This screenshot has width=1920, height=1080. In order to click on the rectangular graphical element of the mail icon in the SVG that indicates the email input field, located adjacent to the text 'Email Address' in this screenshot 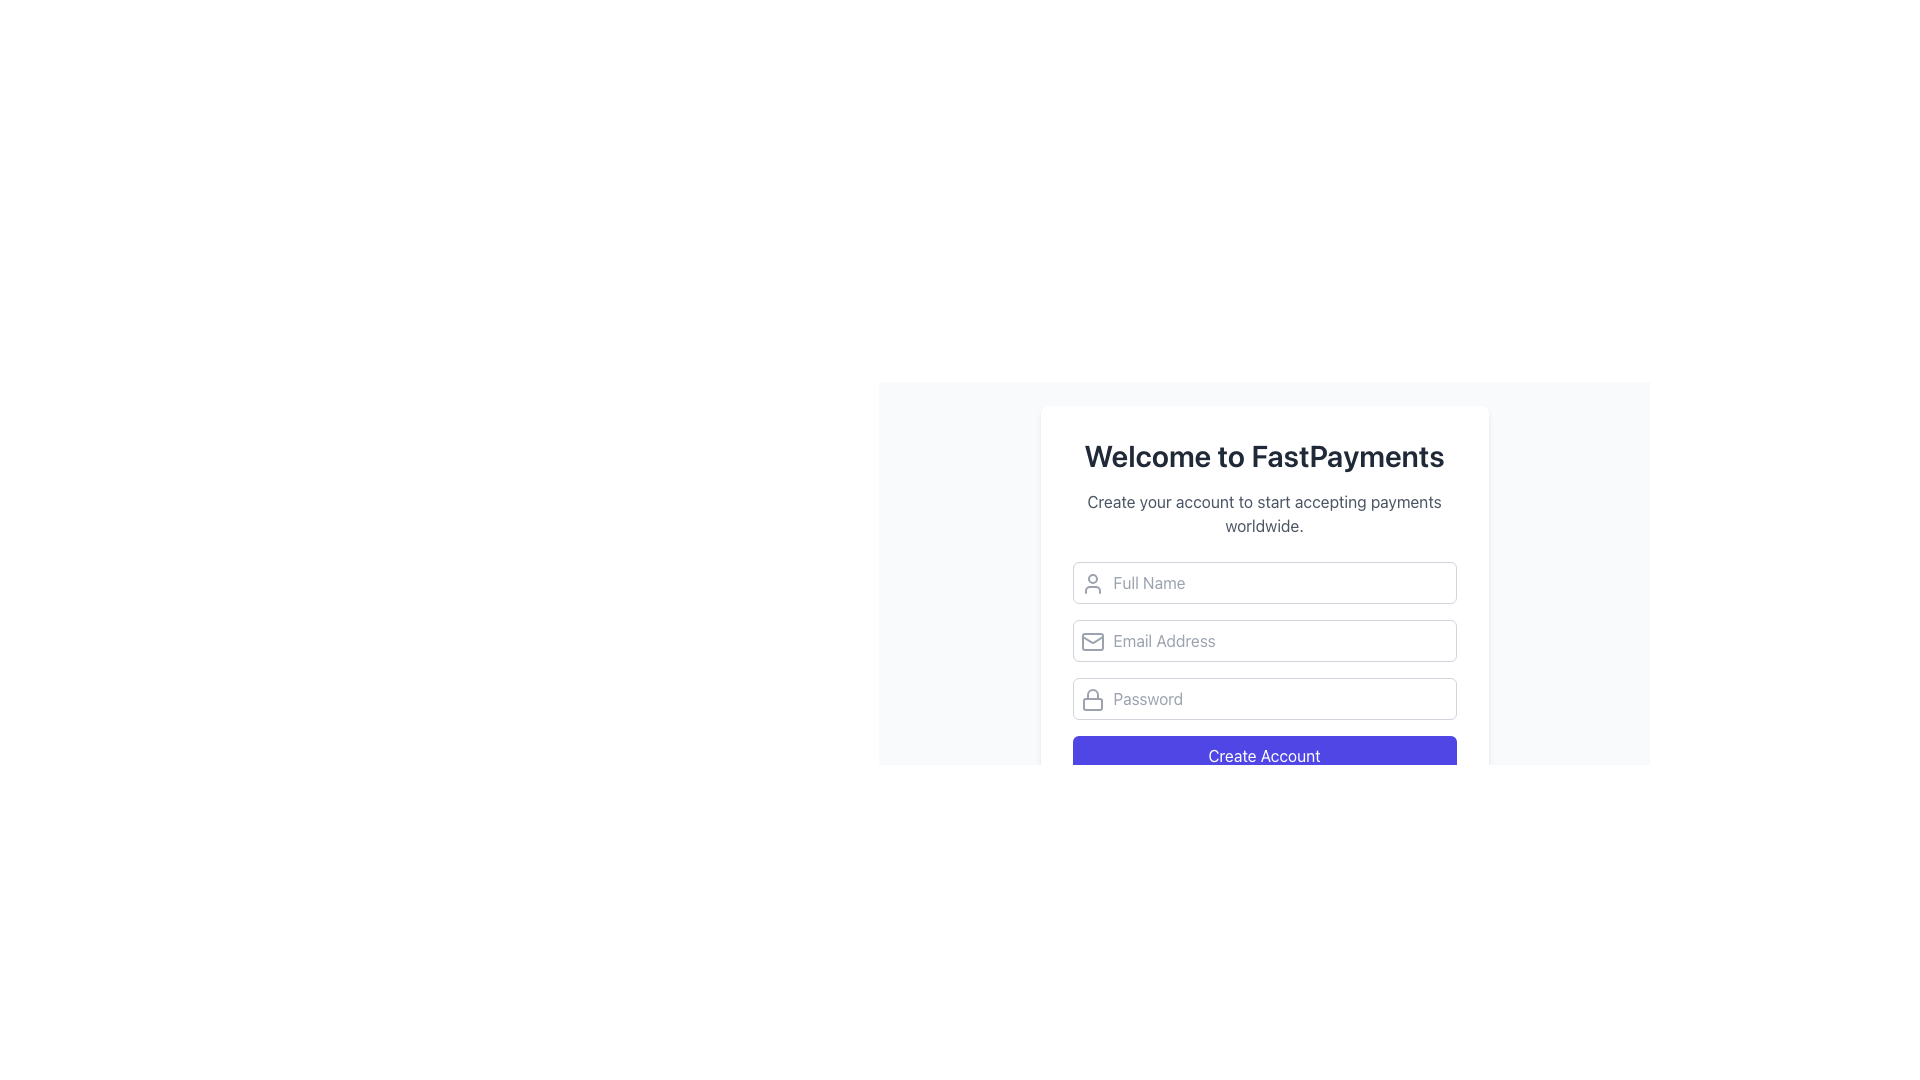, I will do `click(1091, 641)`.